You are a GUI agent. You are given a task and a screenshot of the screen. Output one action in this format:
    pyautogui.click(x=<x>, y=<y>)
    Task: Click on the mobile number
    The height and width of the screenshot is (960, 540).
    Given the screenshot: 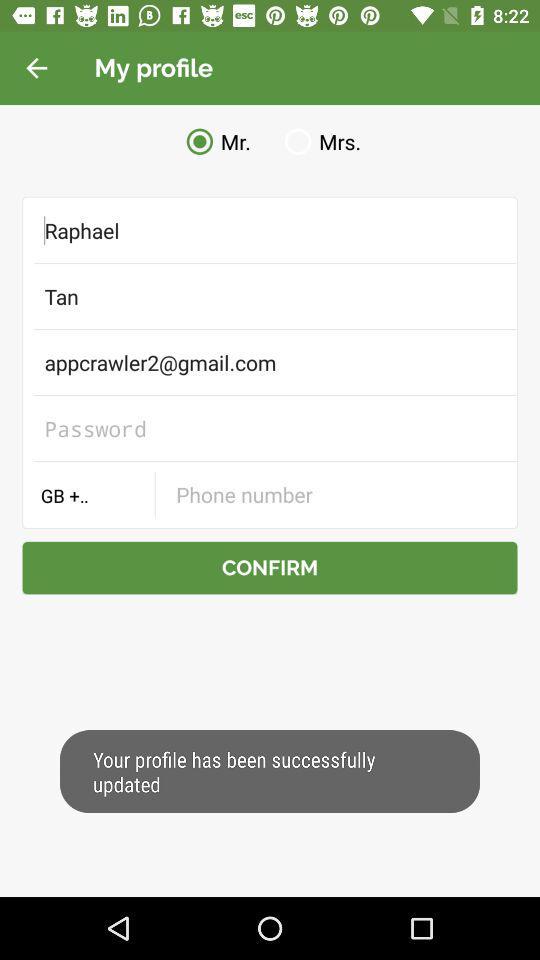 What is the action you would take?
    pyautogui.click(x=335, y=493)
    